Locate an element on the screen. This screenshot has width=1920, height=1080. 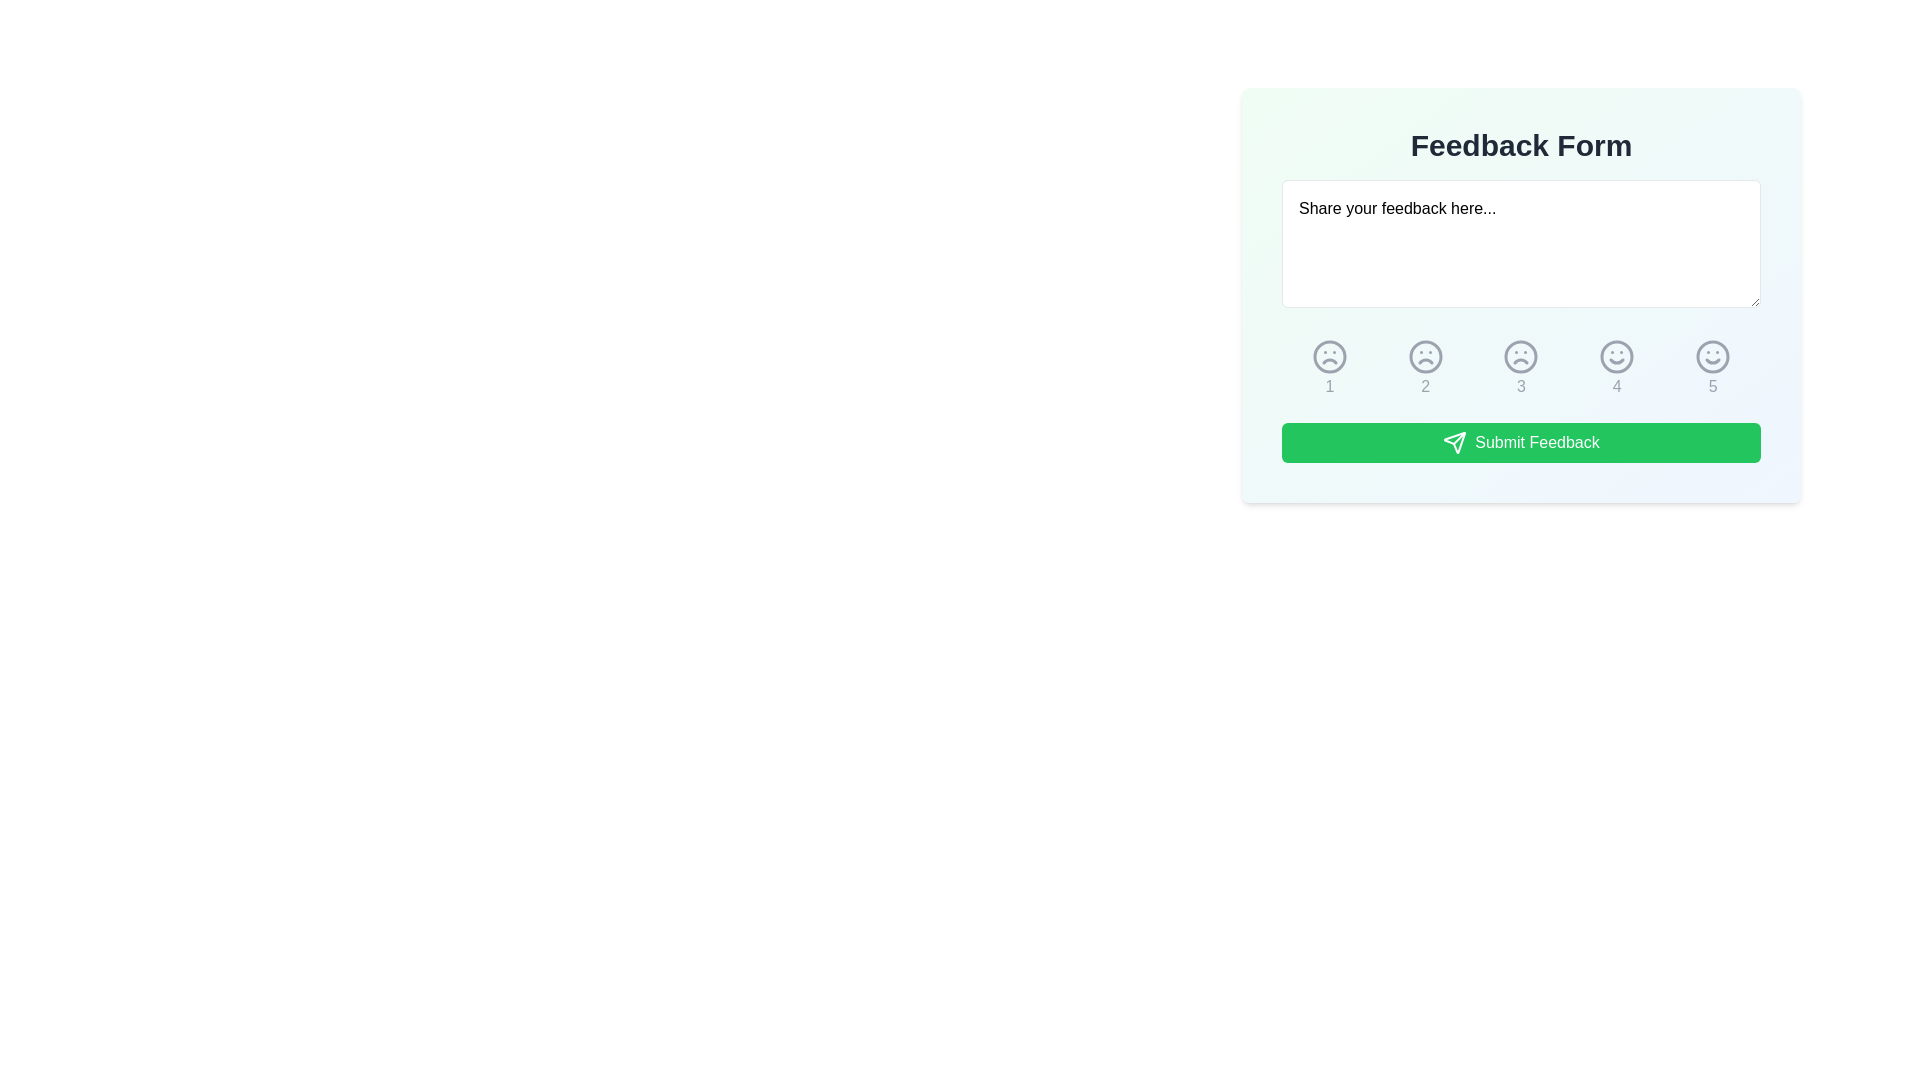
the fourth smiley icon in the feedback form is located at coordinates (1617, 356).